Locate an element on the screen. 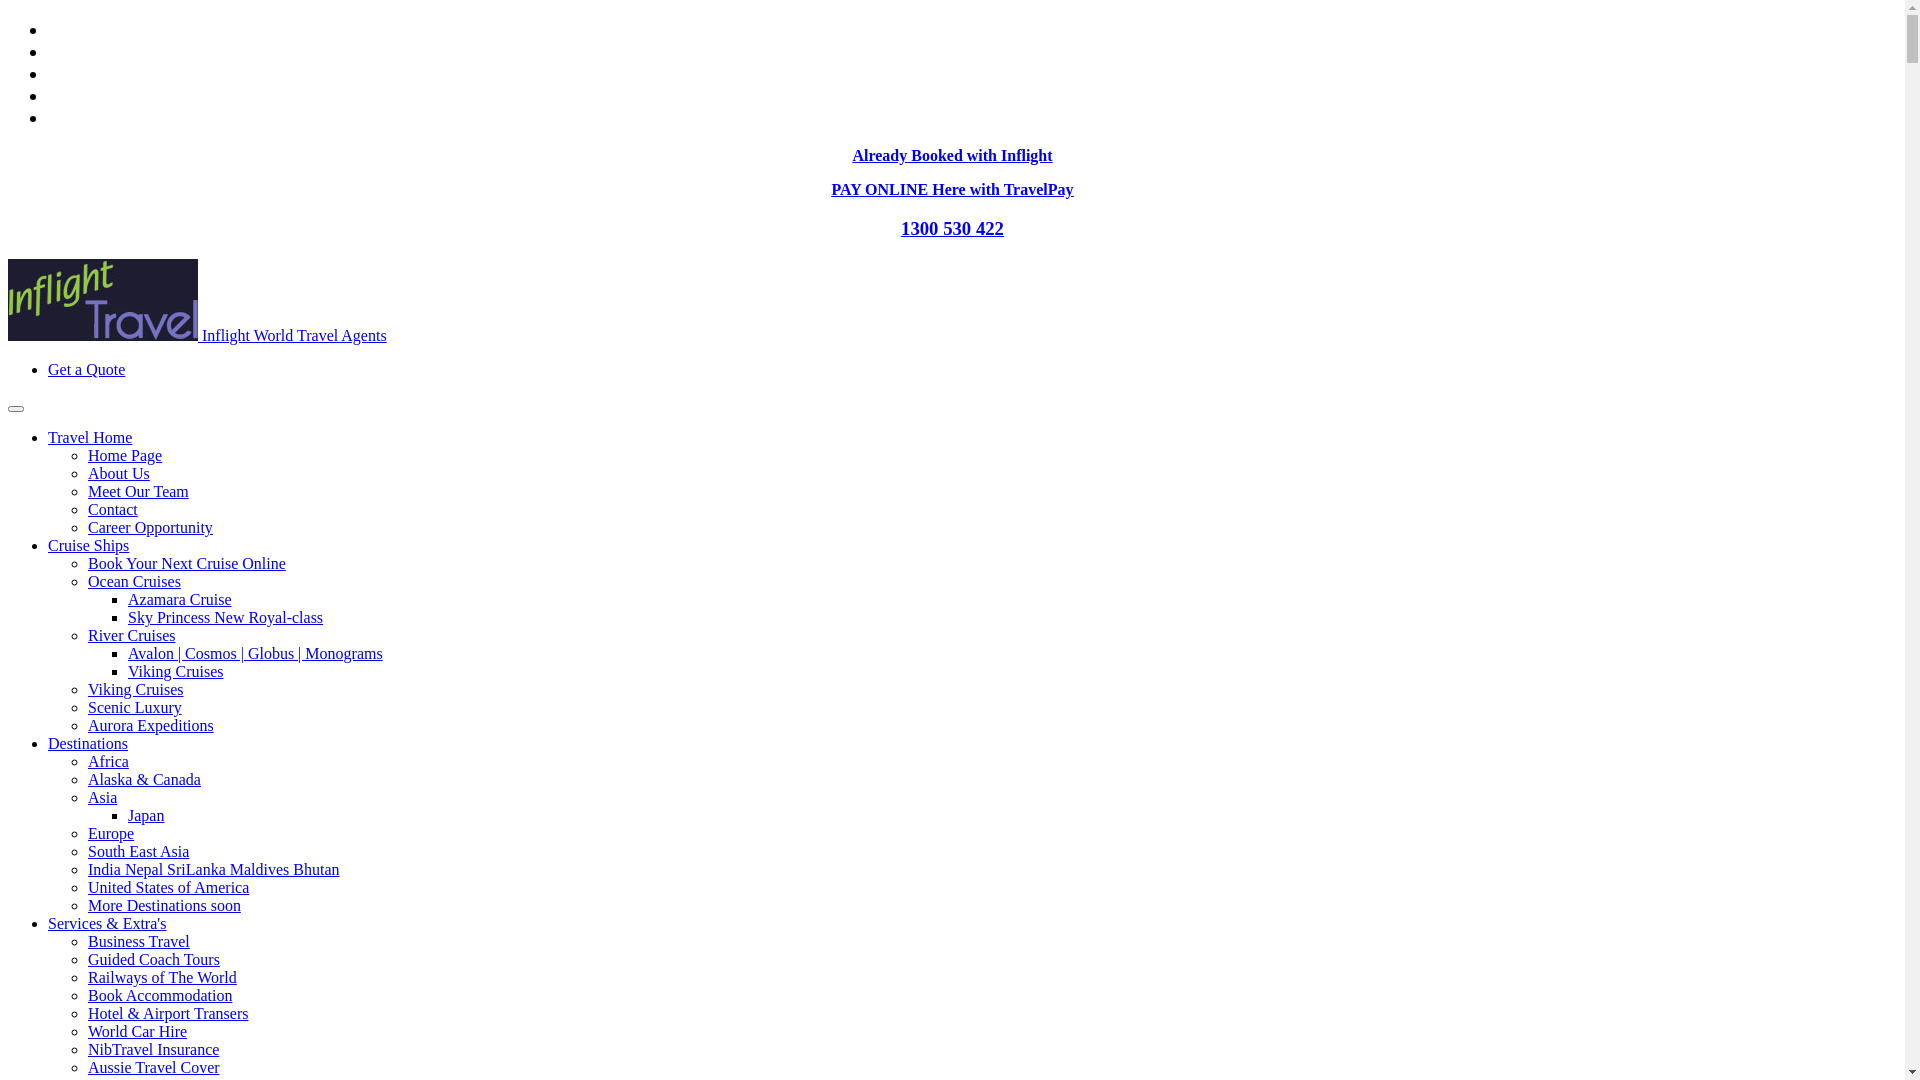  'Sky Princess New Royal-class' is located at coordinates (225, 616).